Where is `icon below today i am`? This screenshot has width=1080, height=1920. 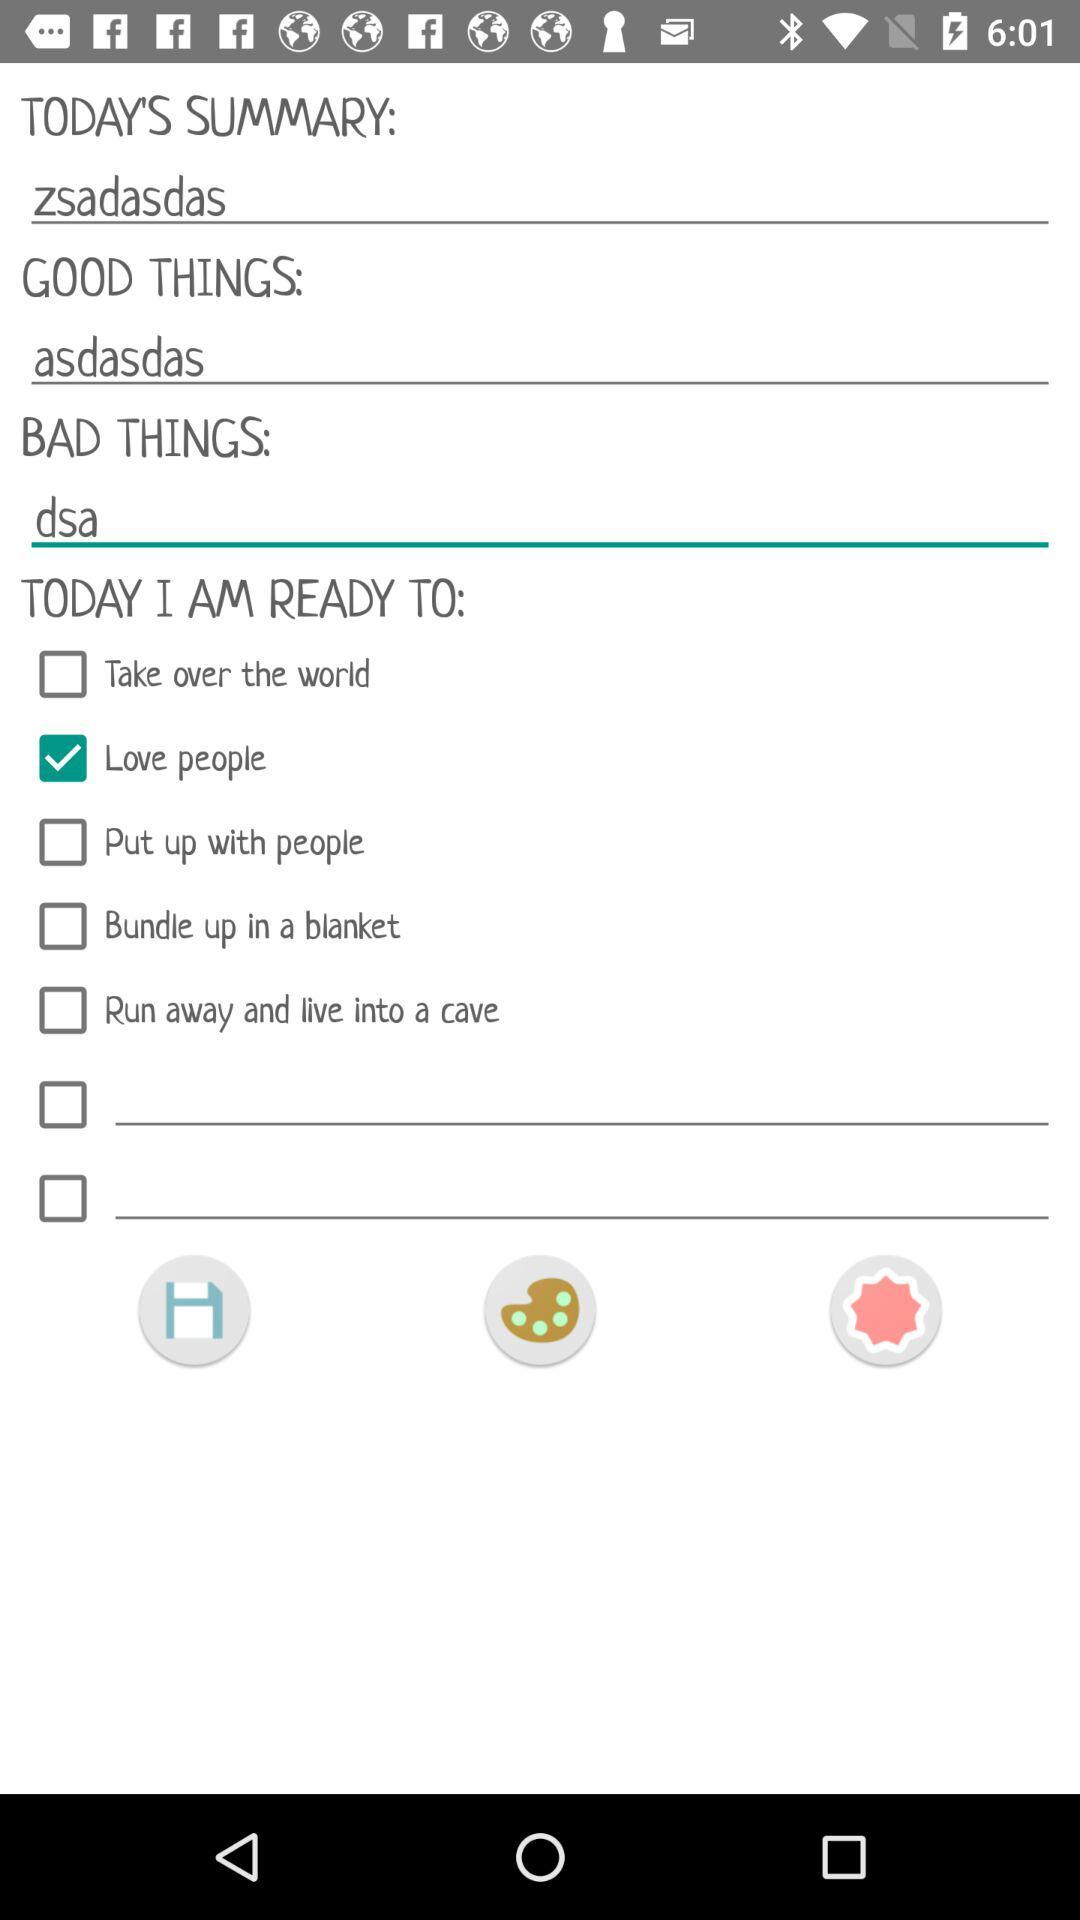
icon below today i am is located at coordinates (540, 674).